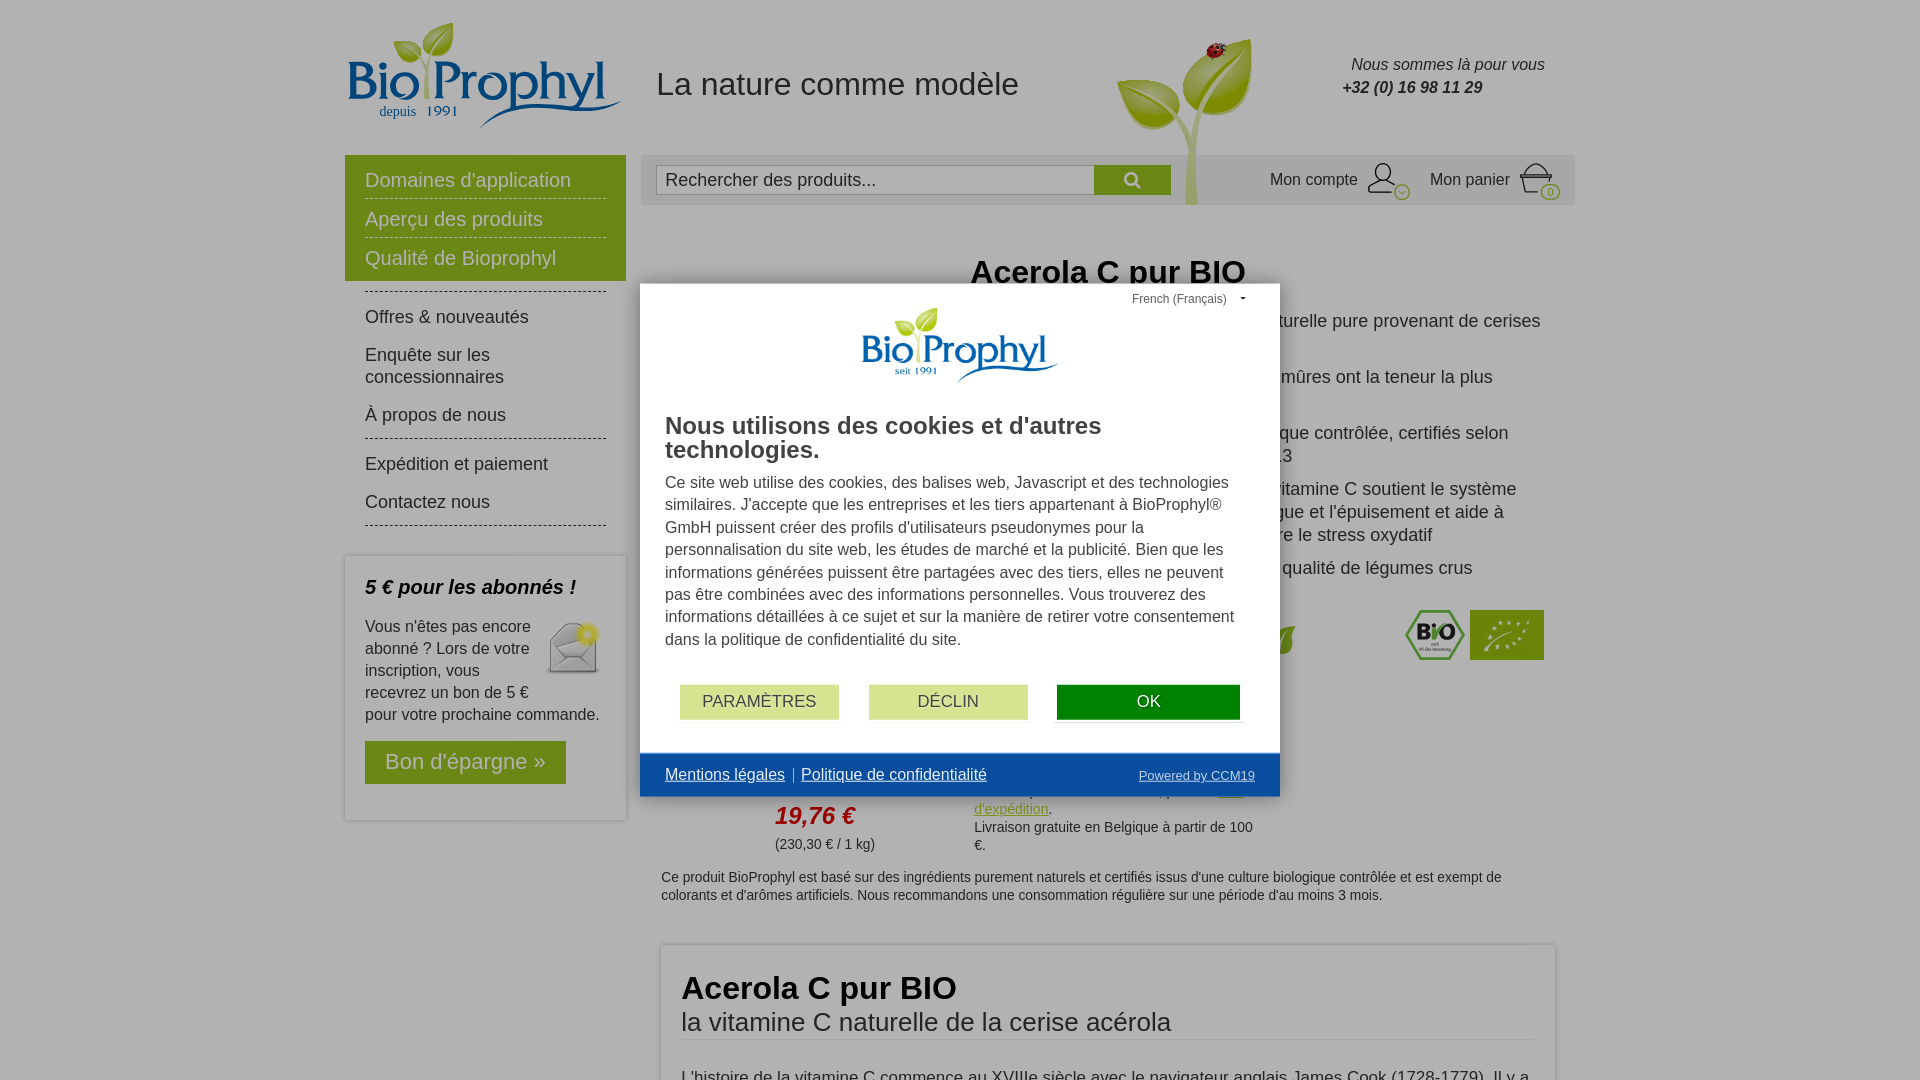 This screenshot has width=1920, height=1080. Describe the element at coordinates (1281, 654) in the screenshot. I see `'Vegan'` at that location.